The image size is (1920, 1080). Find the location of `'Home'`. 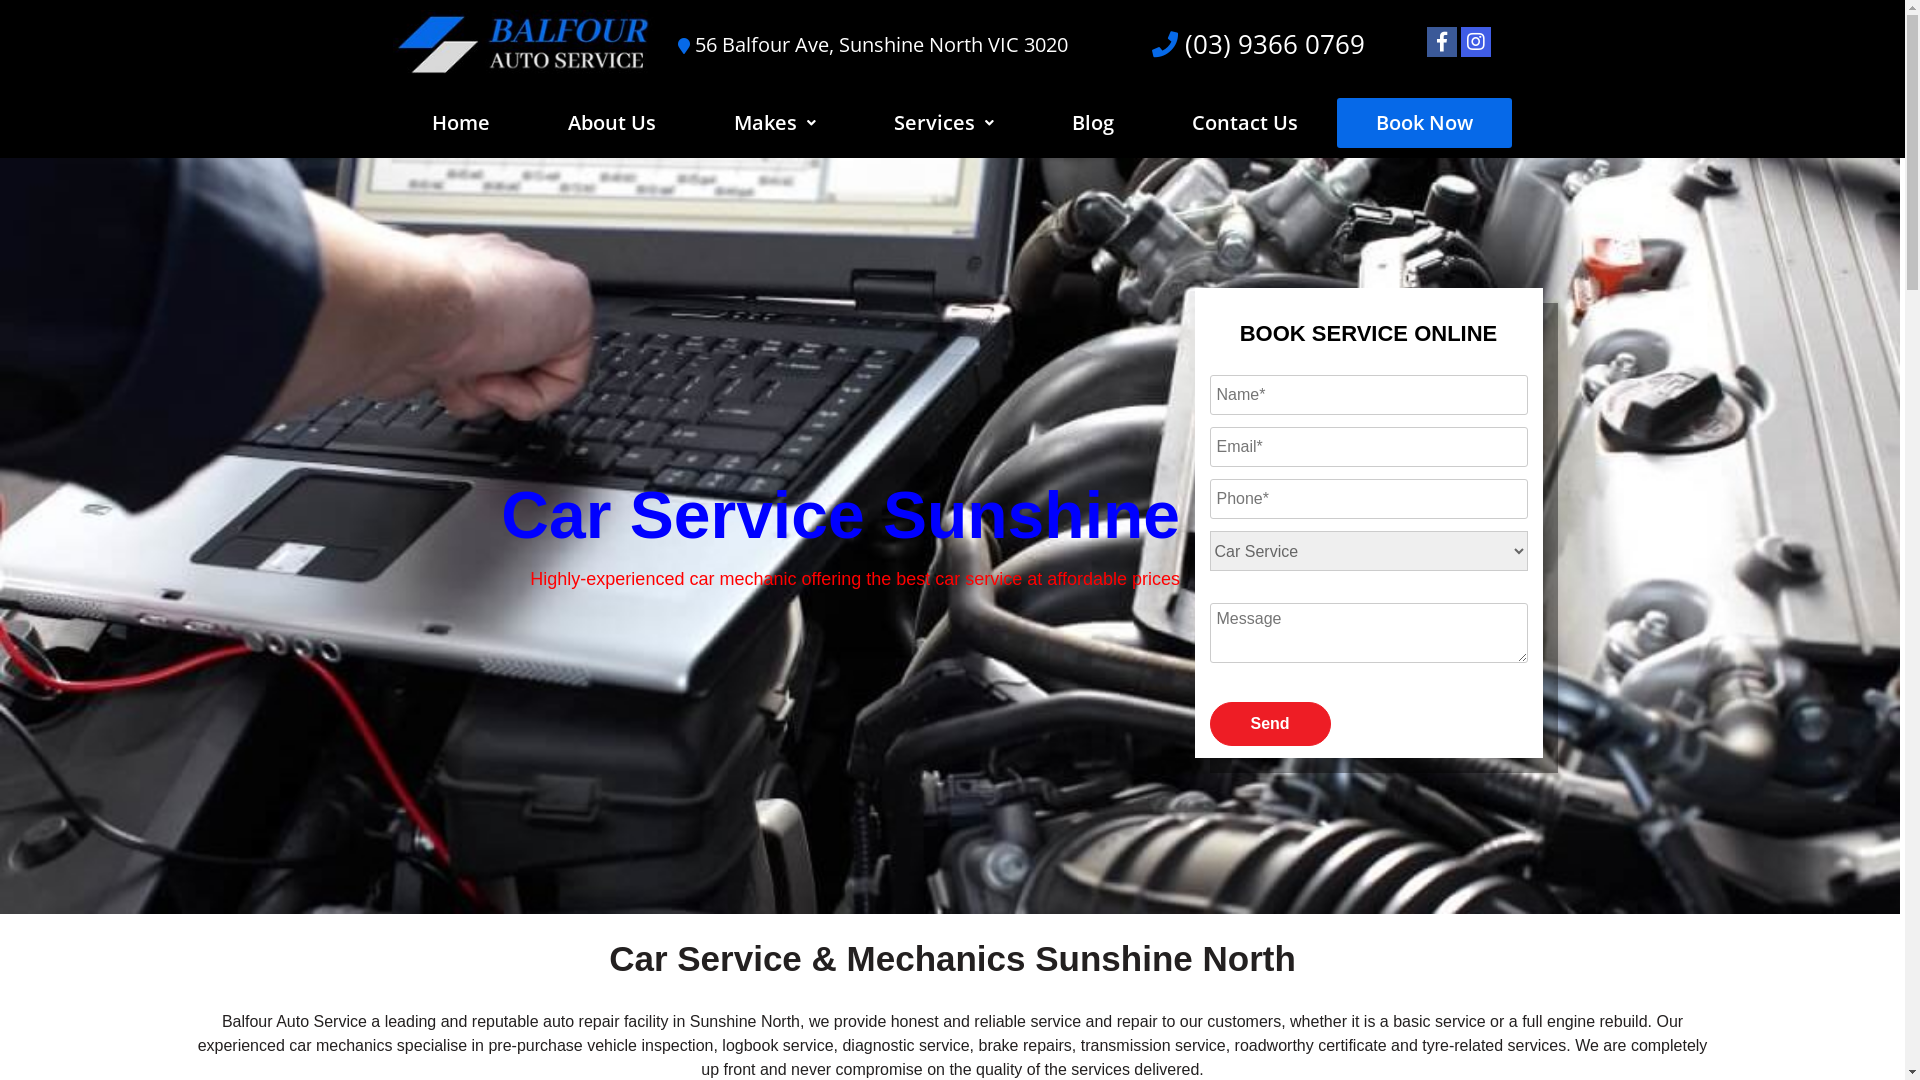

'Home' is located at coordinates (459, 123).